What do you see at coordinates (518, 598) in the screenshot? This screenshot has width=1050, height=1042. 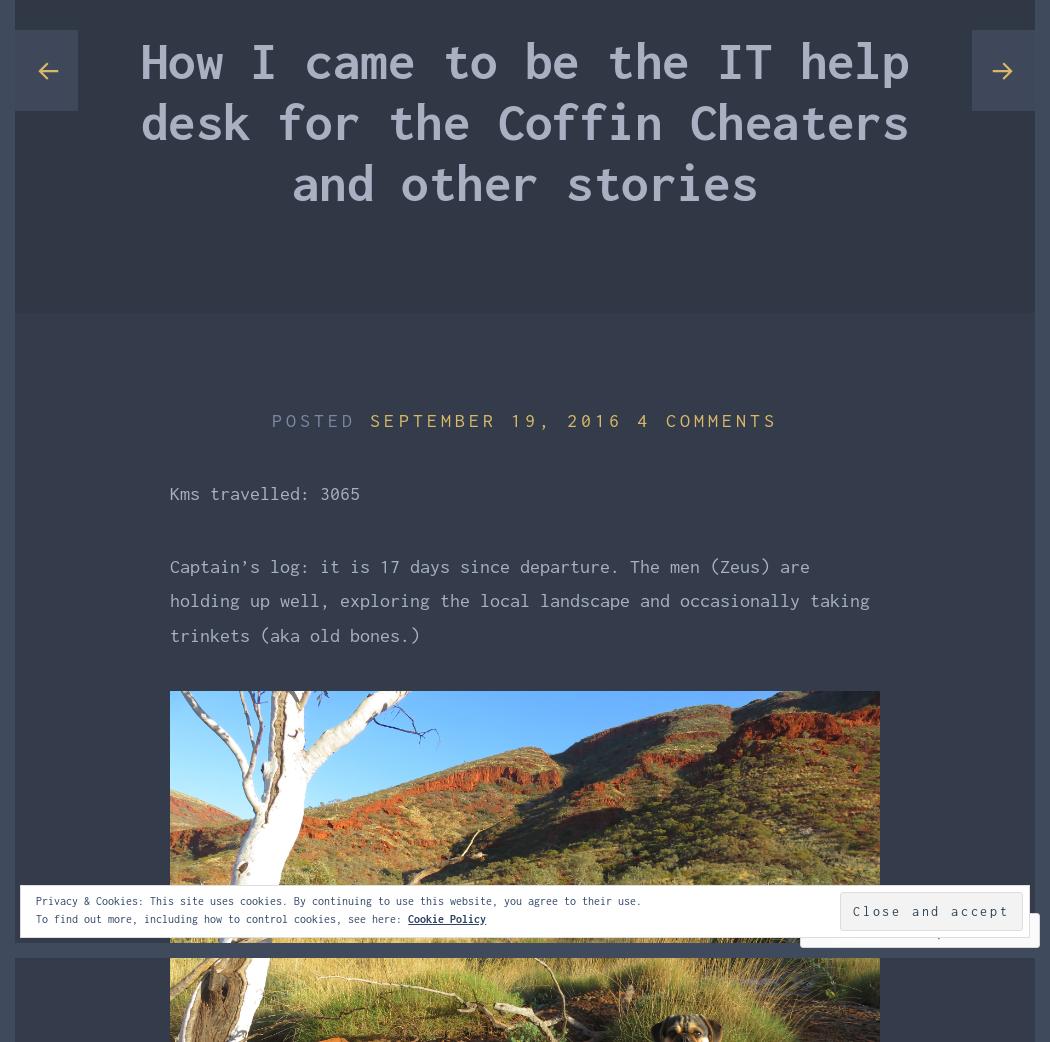 I see `'Captain’s log: it is 17 days since departure. The men (Zeus) are holding up well, exploring the local landscape and occasionally taking trinkets (aka old bones.)'` at bounding box center [518, 598].